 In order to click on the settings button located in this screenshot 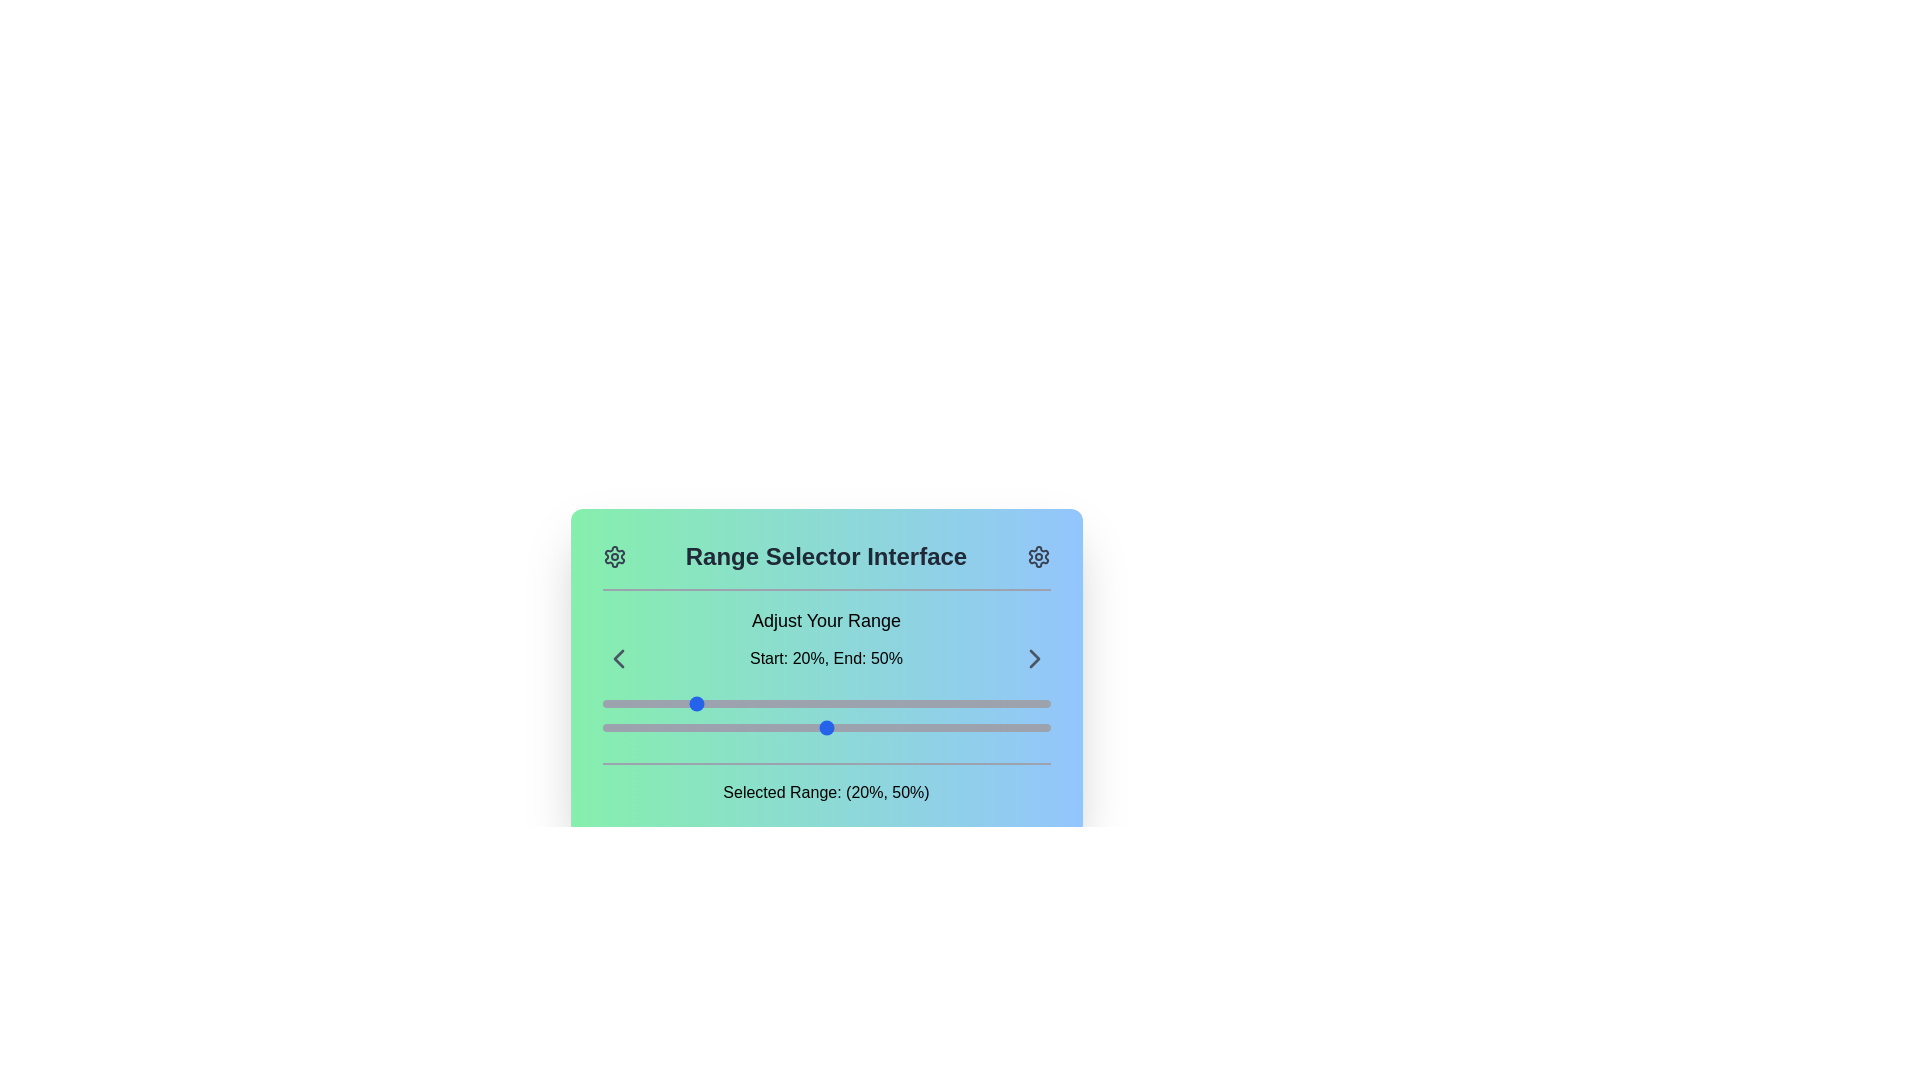, I will do `click(1038, 556)`.